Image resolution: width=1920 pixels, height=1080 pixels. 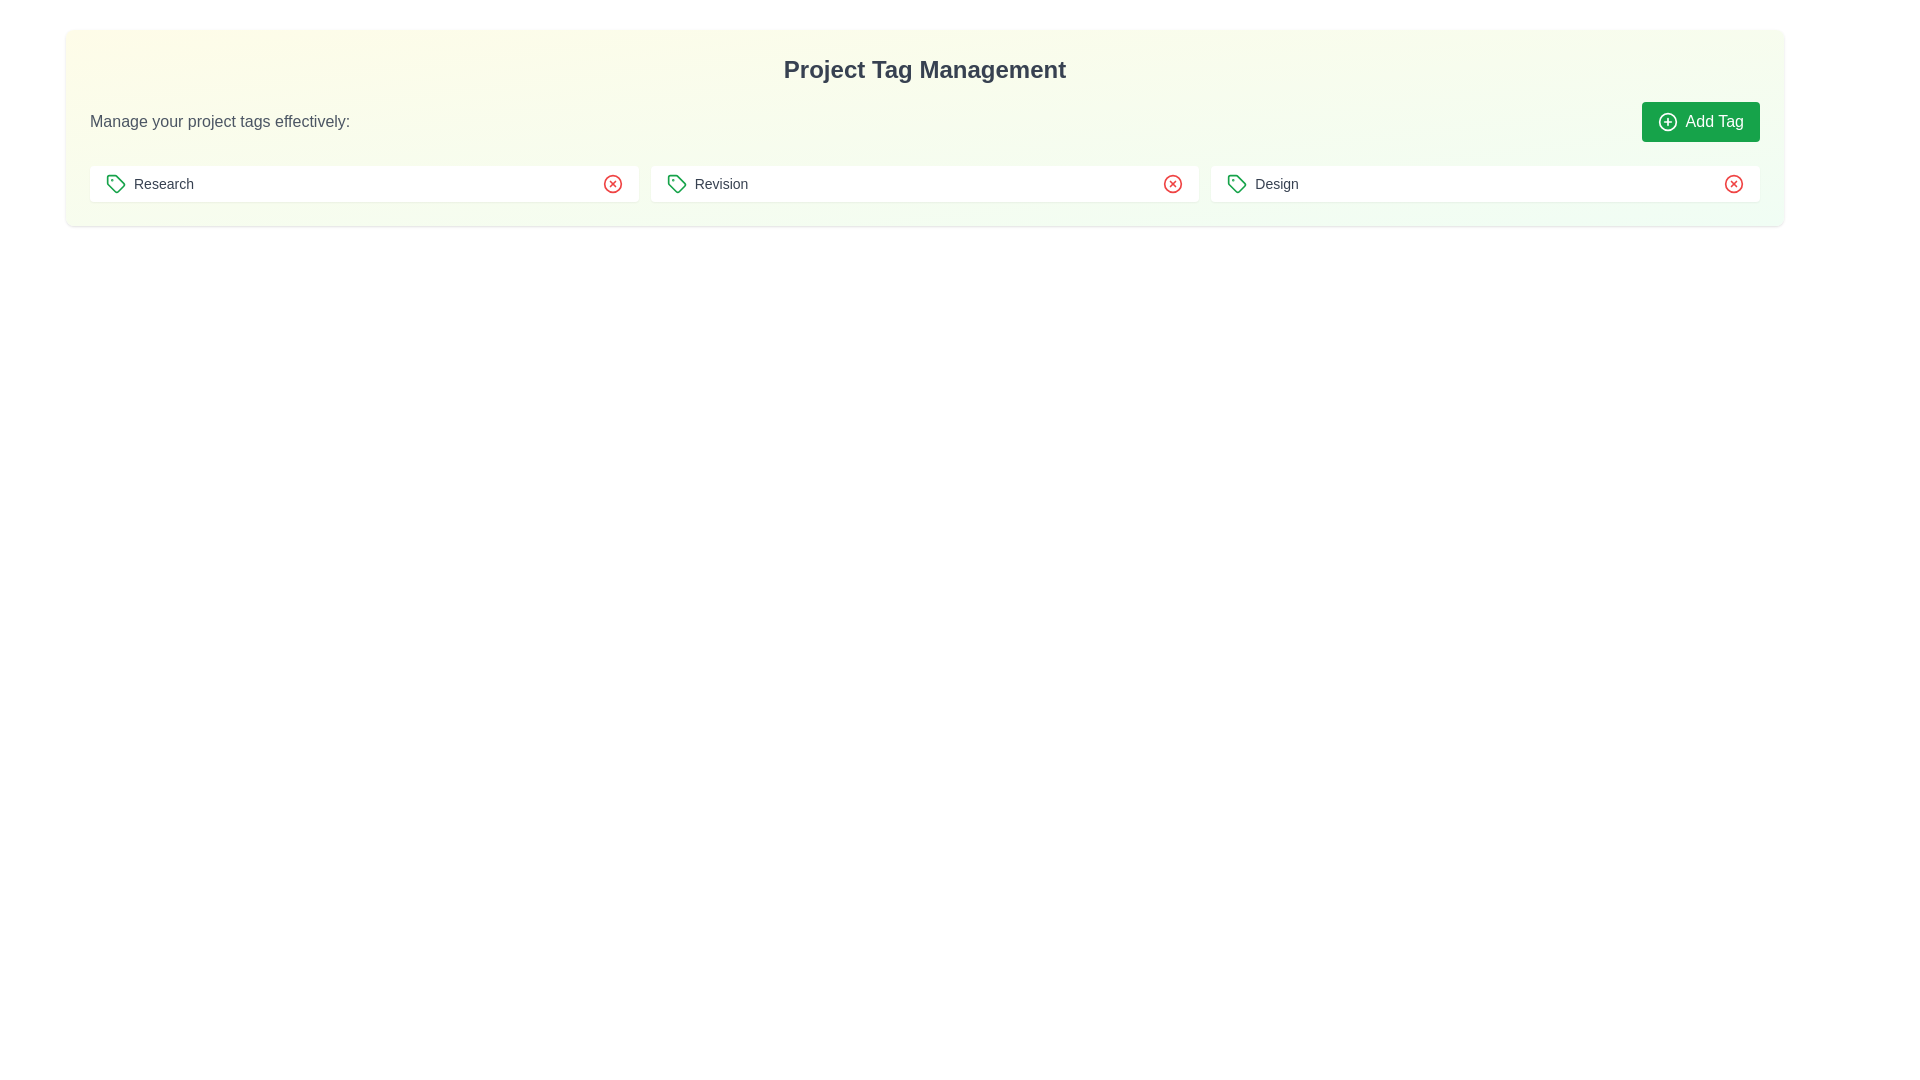 What do you see at coordinates (924, 68) in the screenshot?
I see `the static text label displaying 'Project Tag Management' which is prominently located at the upper center of the panel` at bounding box center [924, 68].